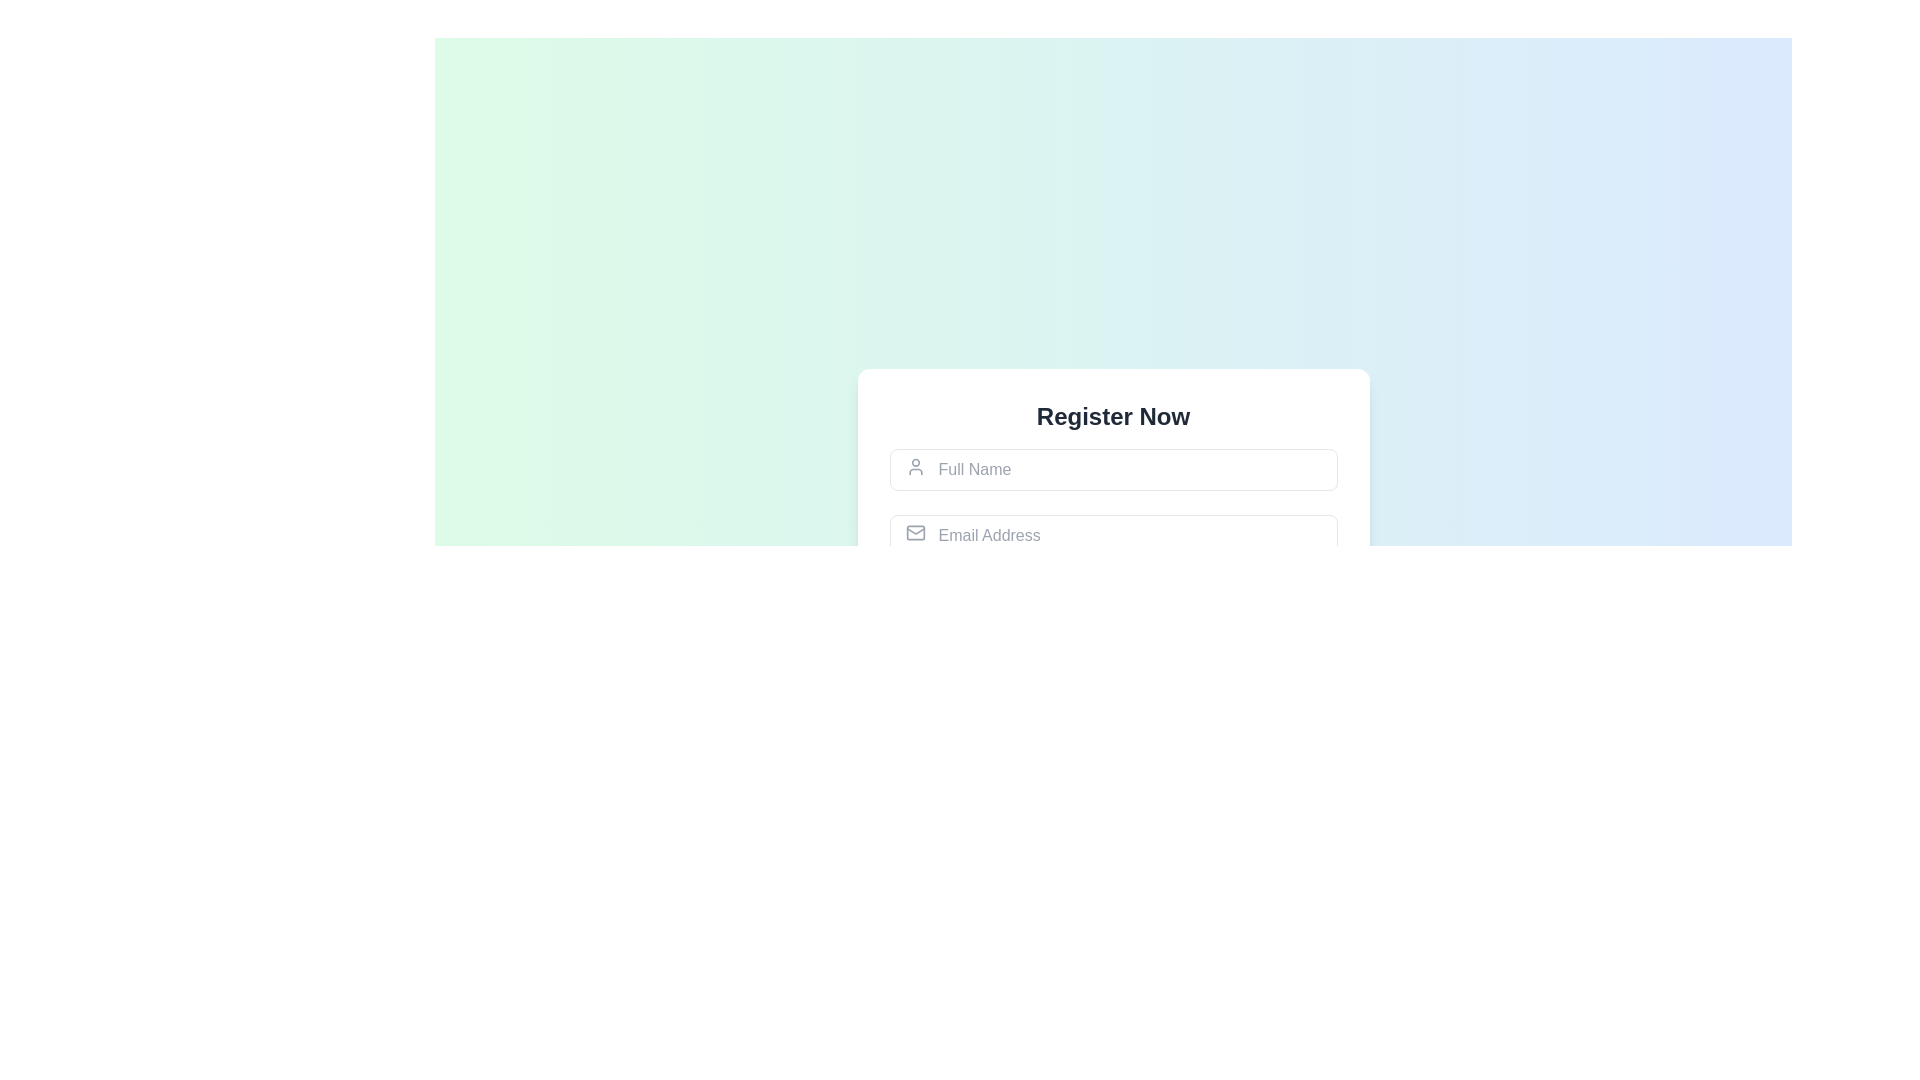 This screenshot has height=1080, width=1920. Describe the element at coordinates (914, 531) in the screenshot. I see `the envelope icon representing an email symbol, which is located to the left of the 'Email Address' input field` at that location.